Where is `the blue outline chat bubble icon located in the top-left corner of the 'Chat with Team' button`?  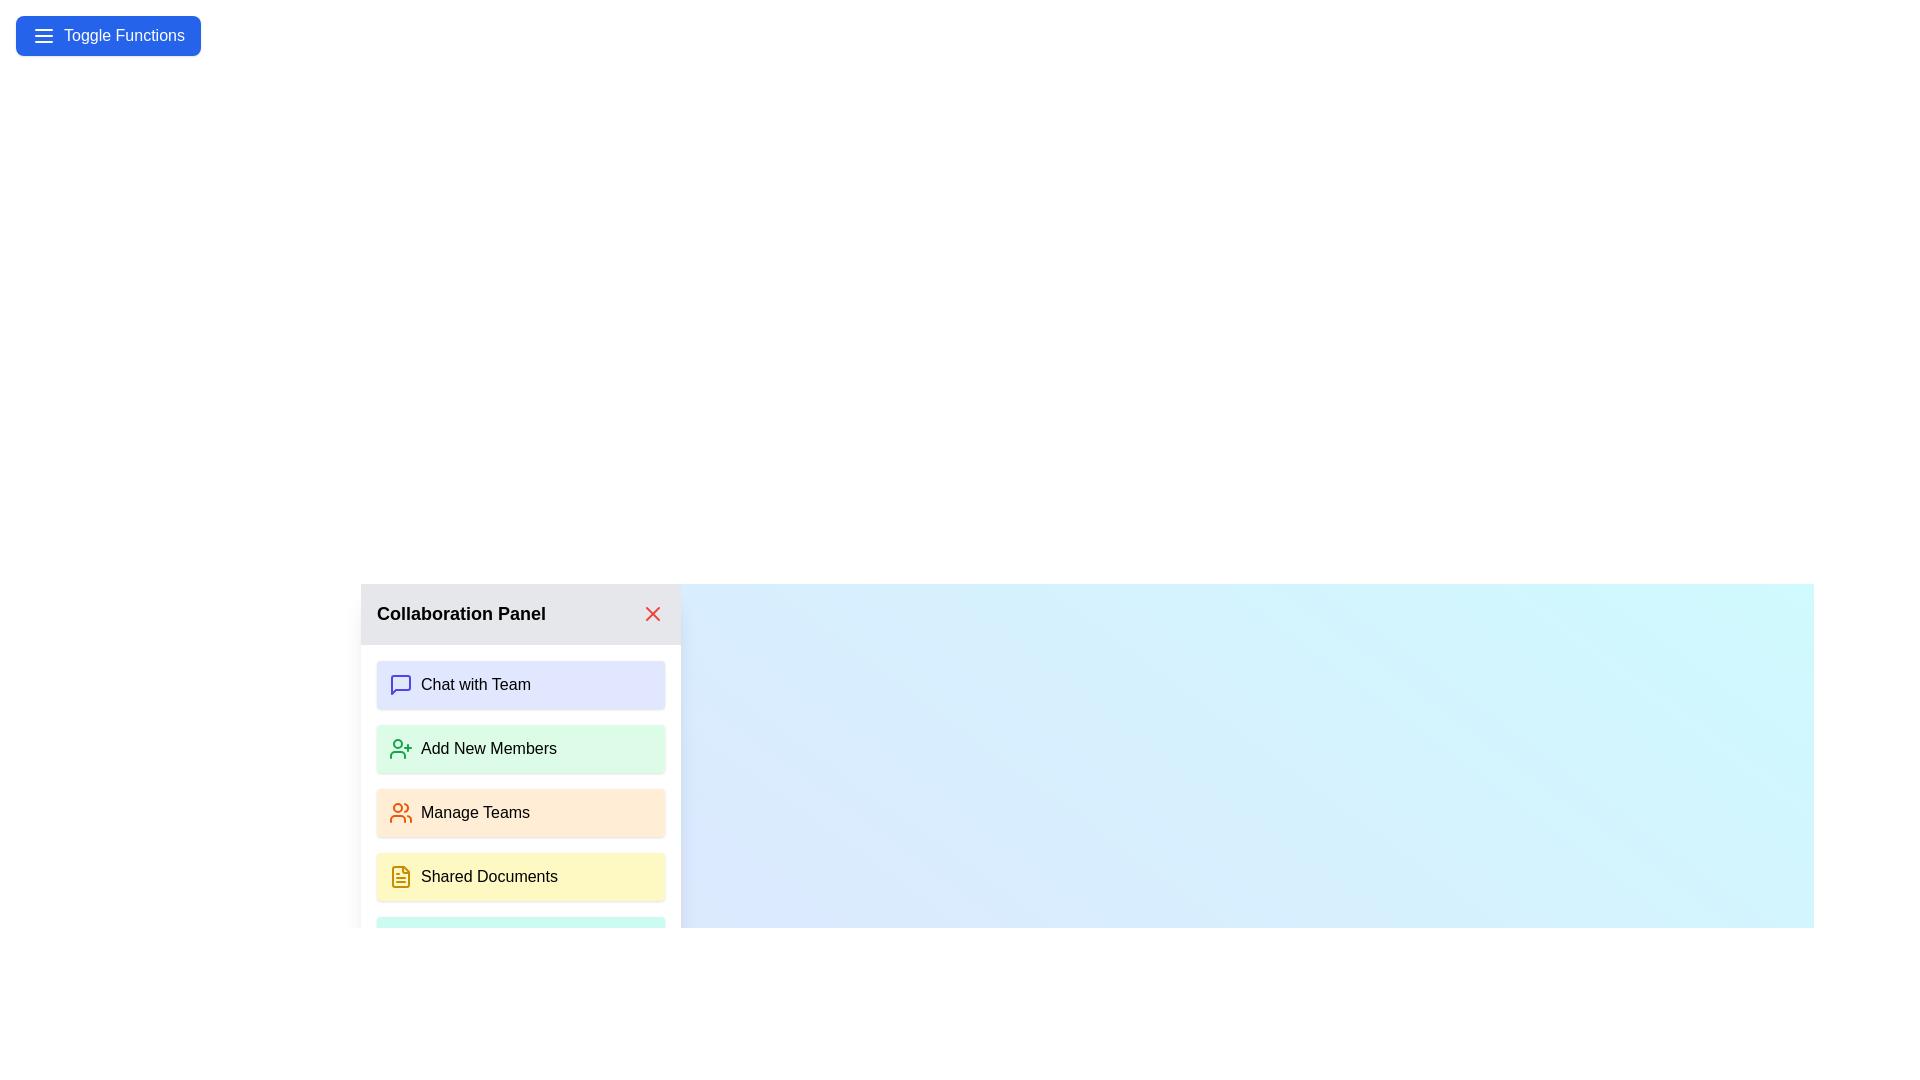
the blue outline chat bubble icon located in the top-left corner of the 'Chat with Team' button is located at coordinates (400, 684).